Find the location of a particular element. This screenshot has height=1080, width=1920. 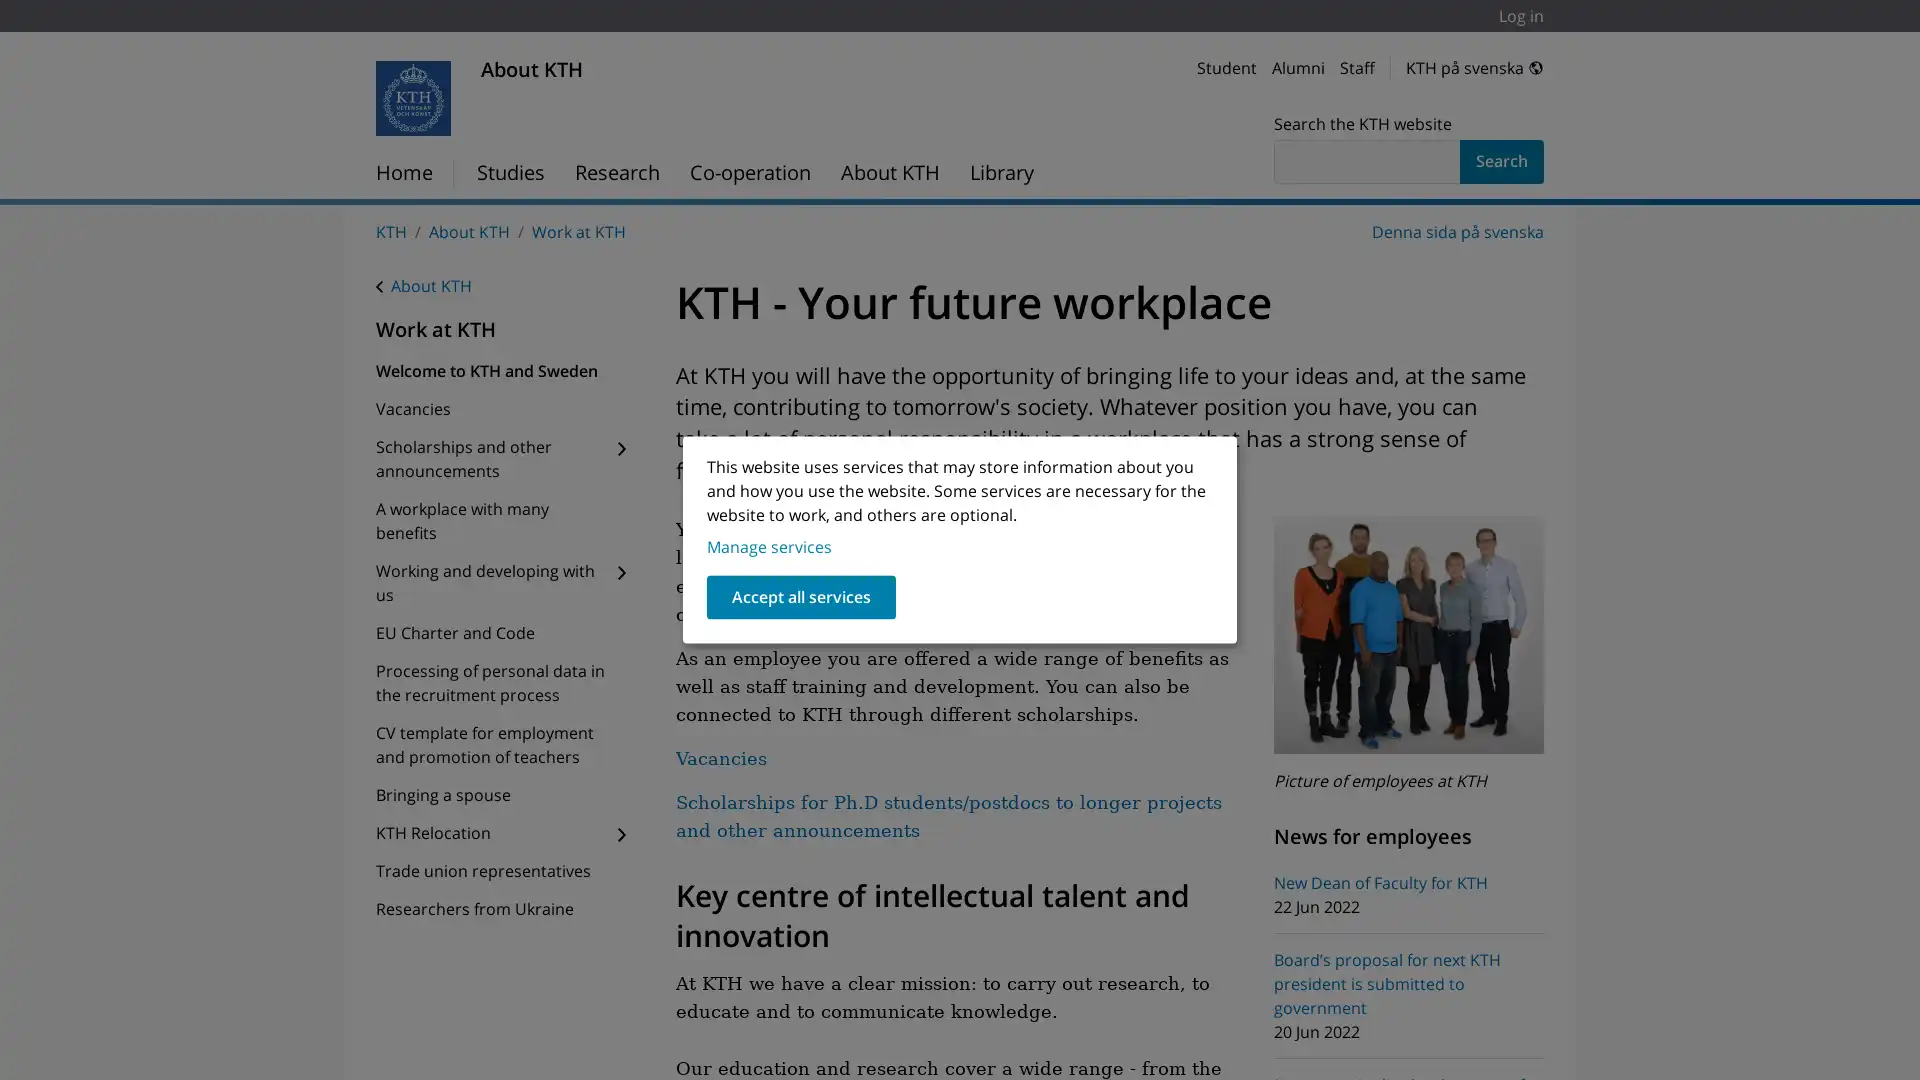

Accept all services is located at coordinates (801, 596).